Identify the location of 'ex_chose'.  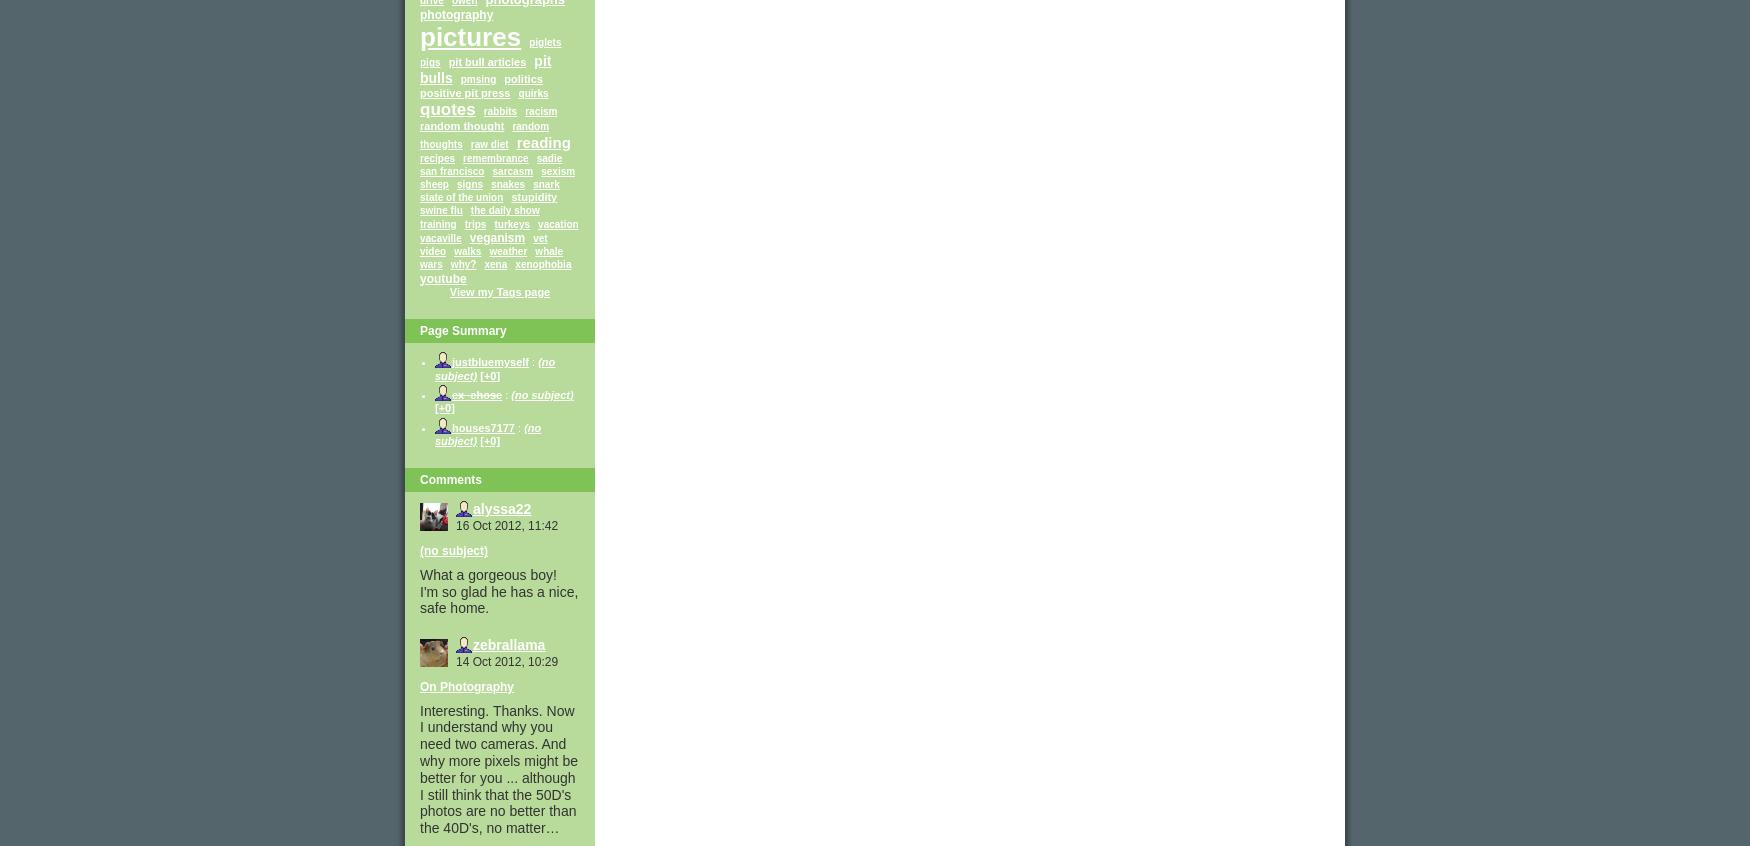
(477, 394).